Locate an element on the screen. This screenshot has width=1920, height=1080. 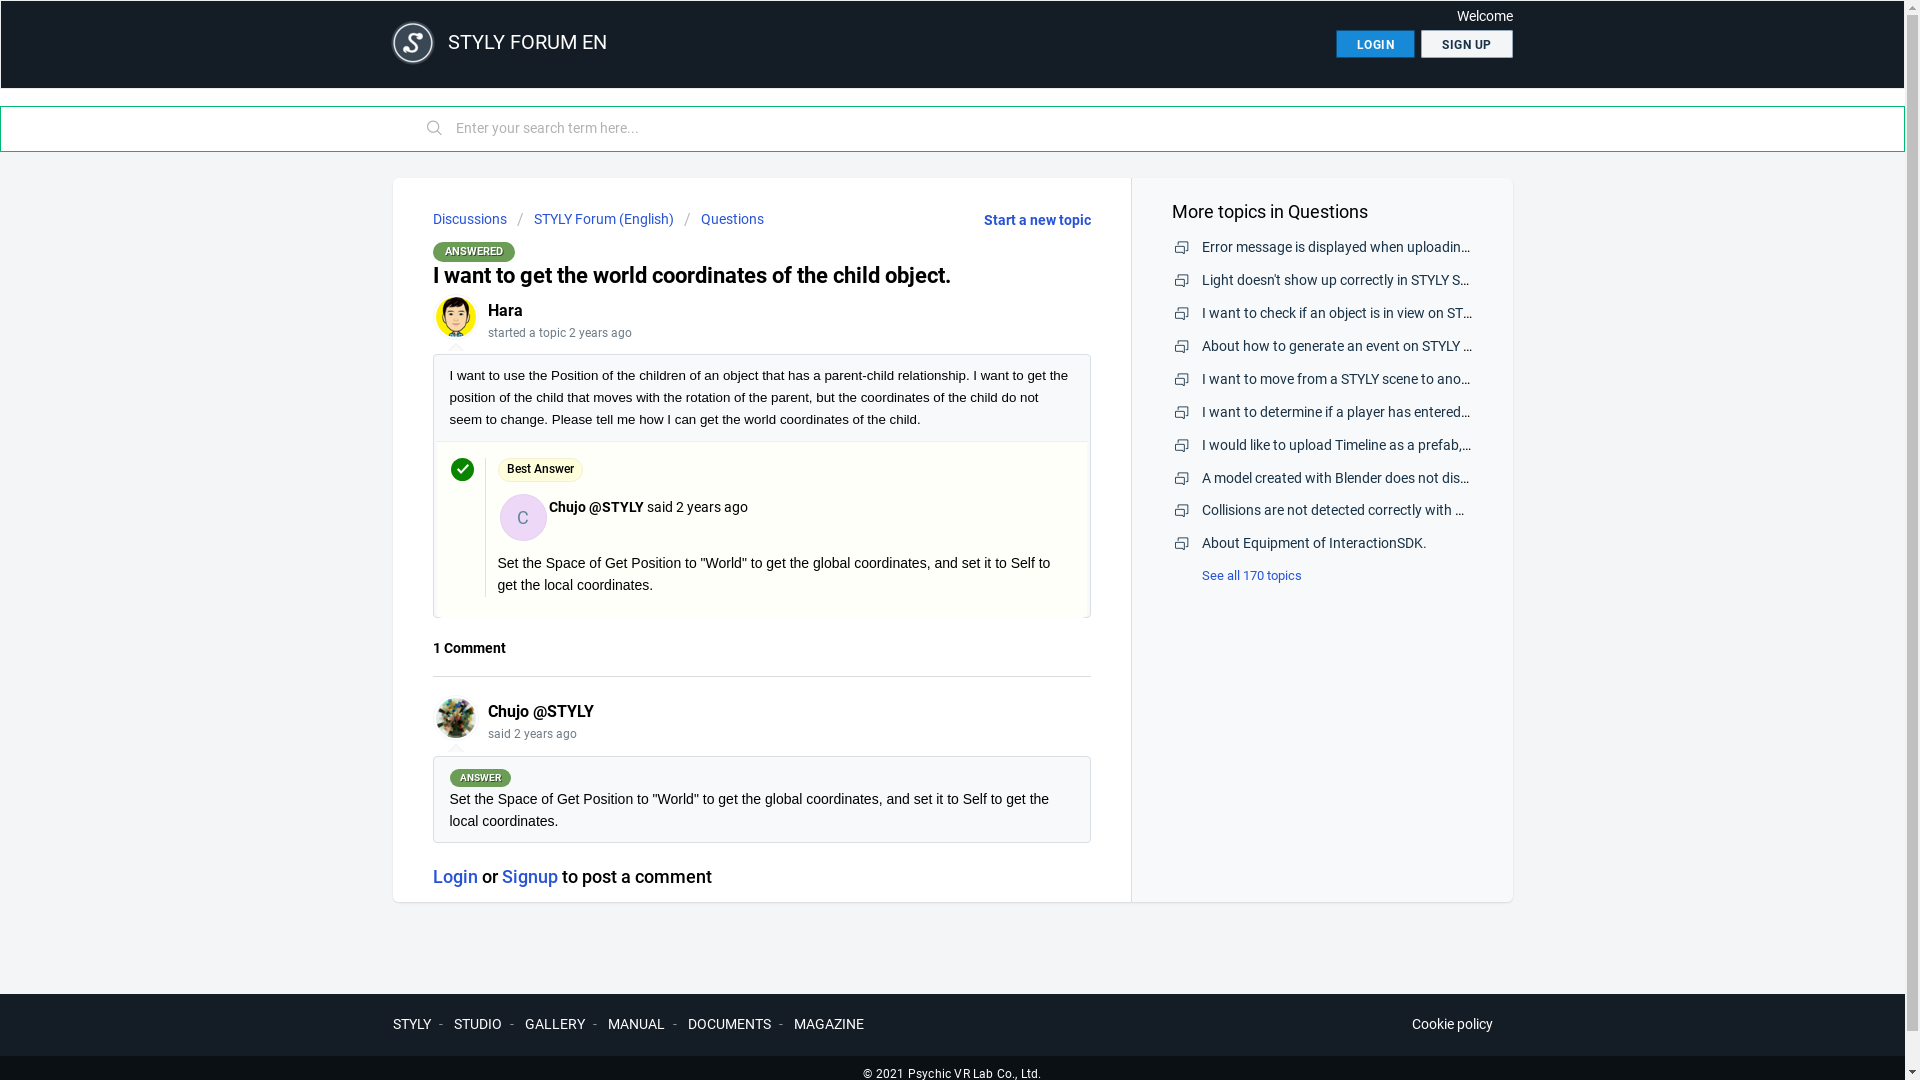
'Discussions' is located at coordinates (468, 219).